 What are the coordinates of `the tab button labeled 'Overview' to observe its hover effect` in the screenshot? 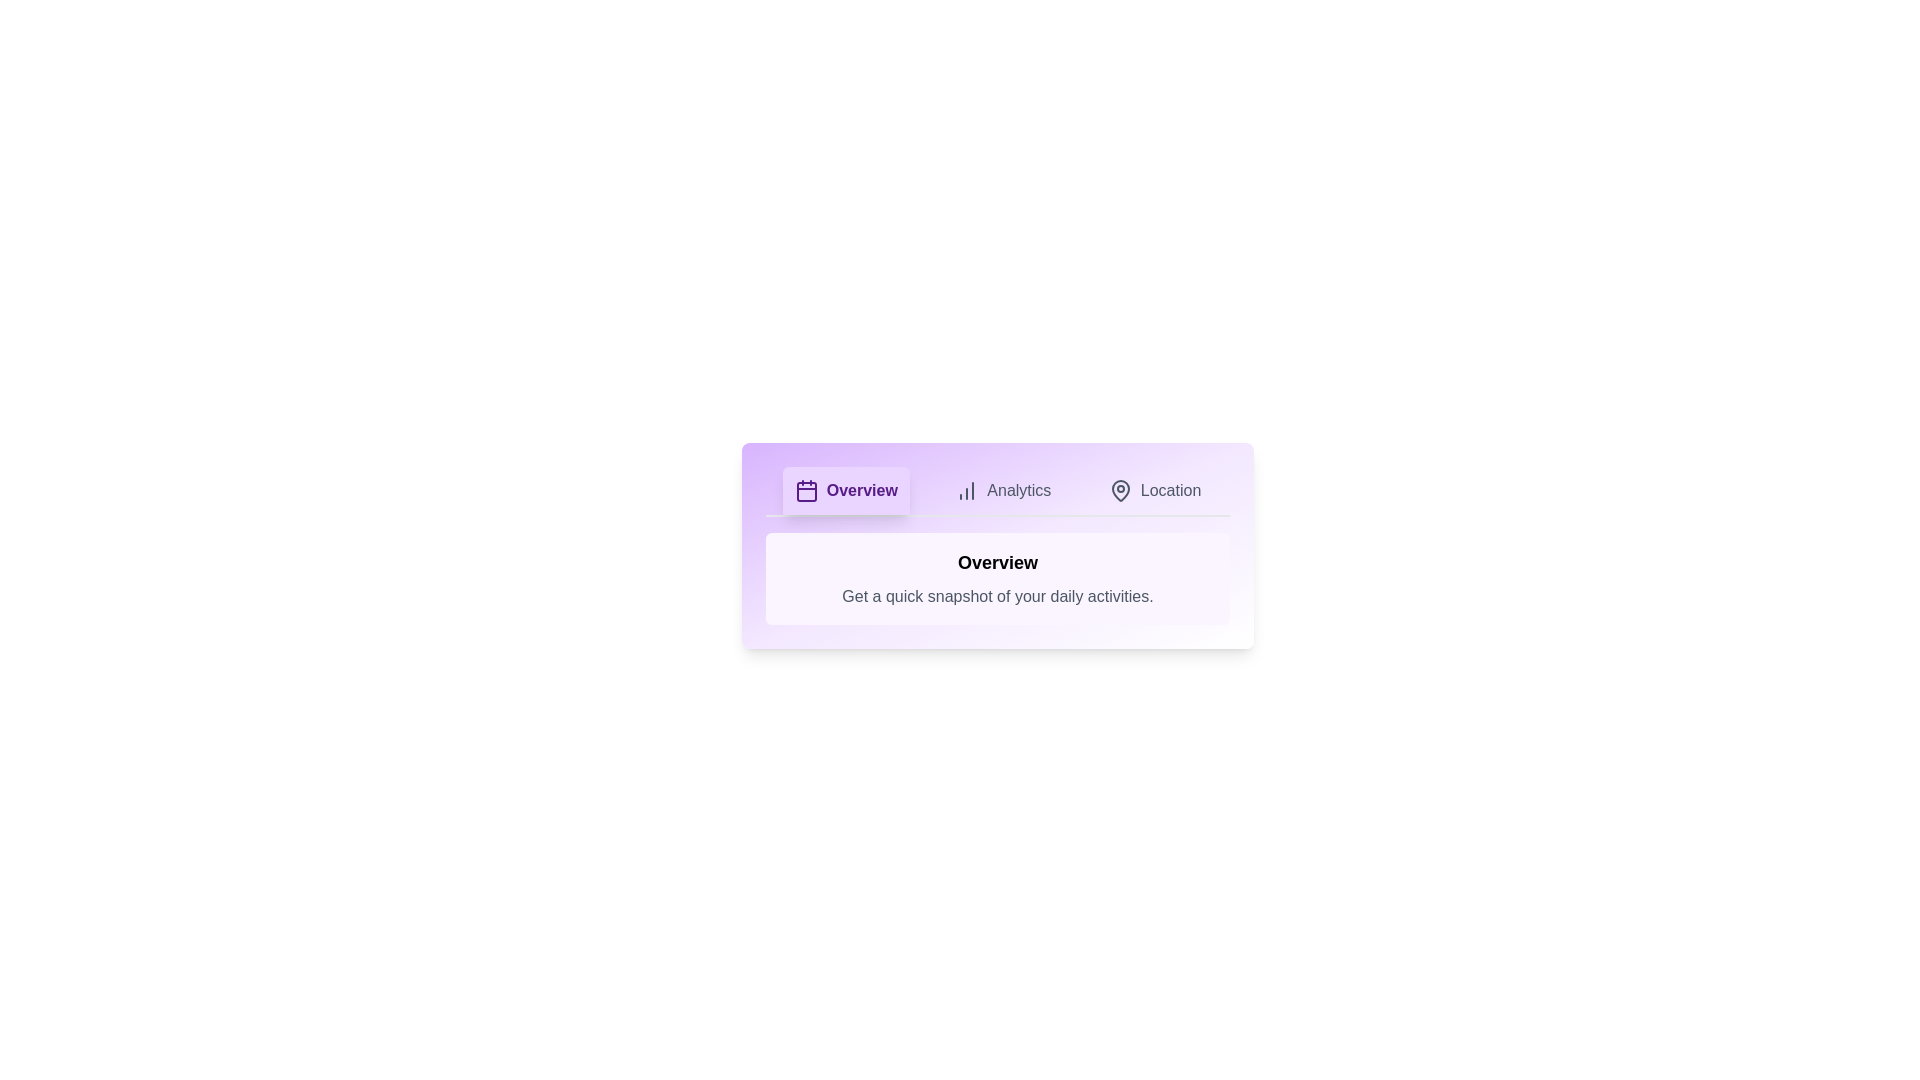 It's located at (845, 490).